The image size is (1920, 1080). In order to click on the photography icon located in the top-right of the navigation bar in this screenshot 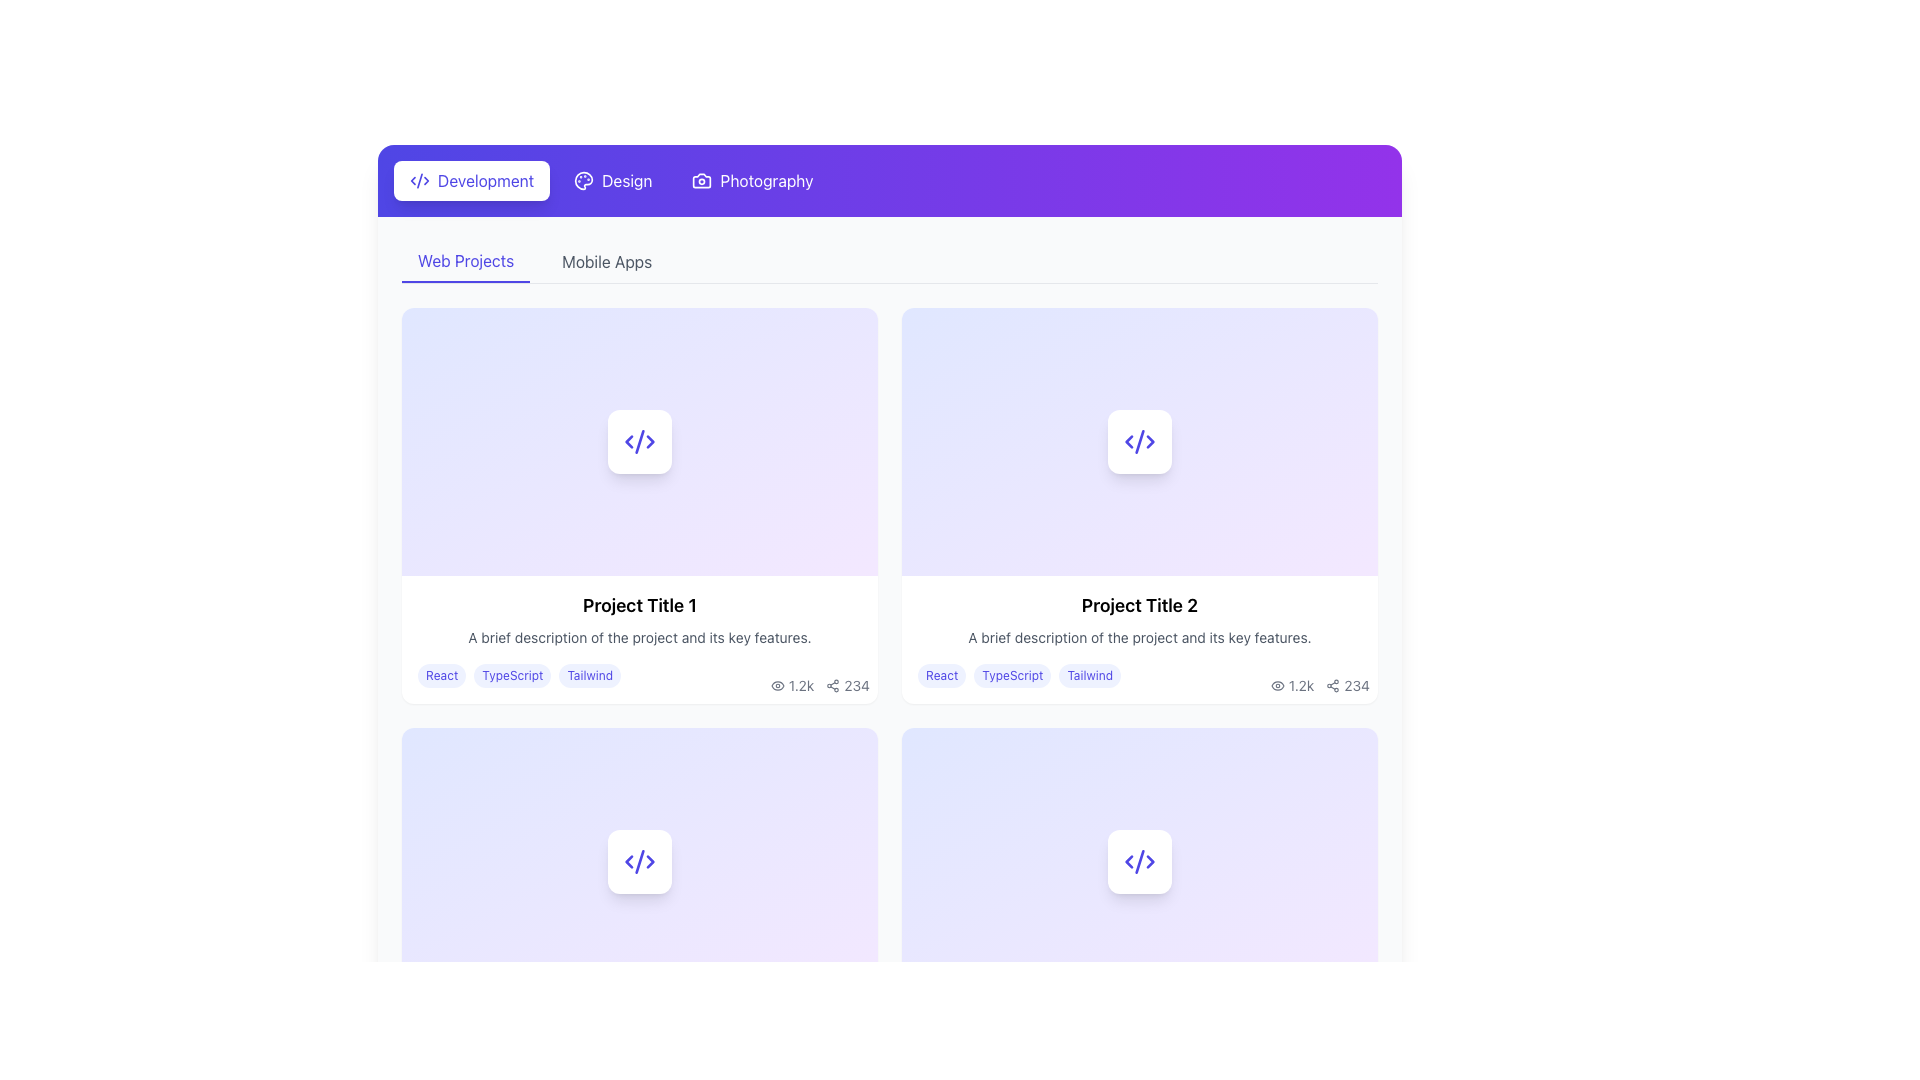, I will do `click(702, 181)`.